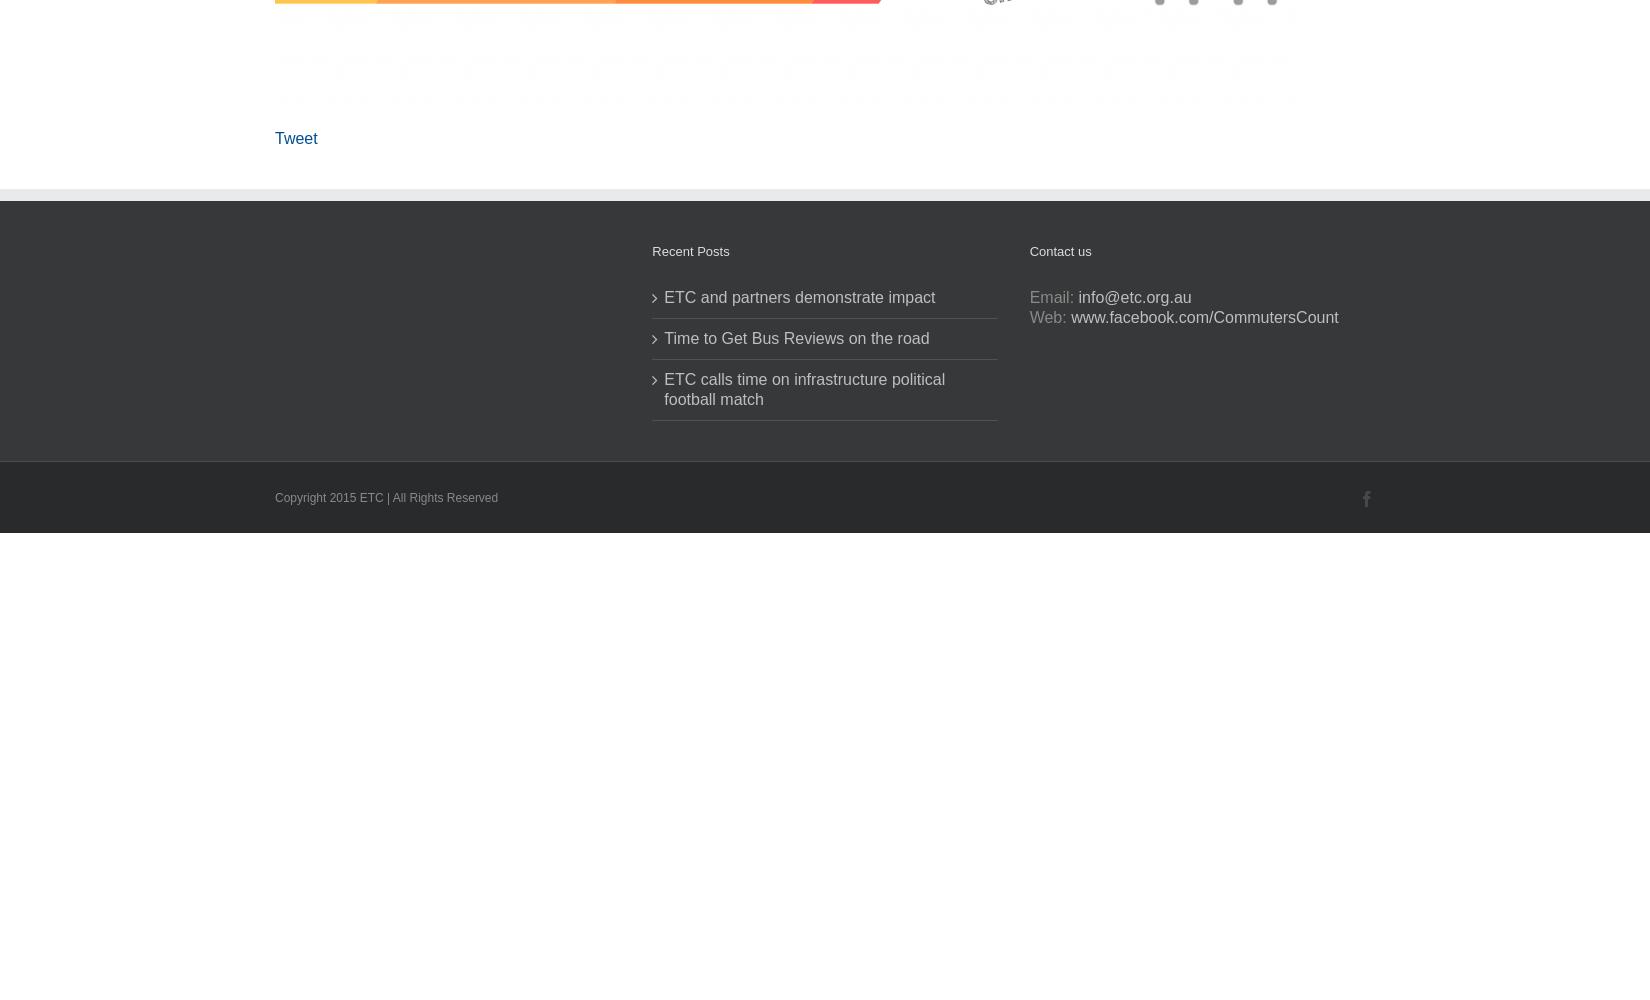 The image size is (1650, 1000). What do you see at coordinates (1134, 297) in the screenshot?
I see `'info@etc.org.au'` at bounding box center [1134, 297].